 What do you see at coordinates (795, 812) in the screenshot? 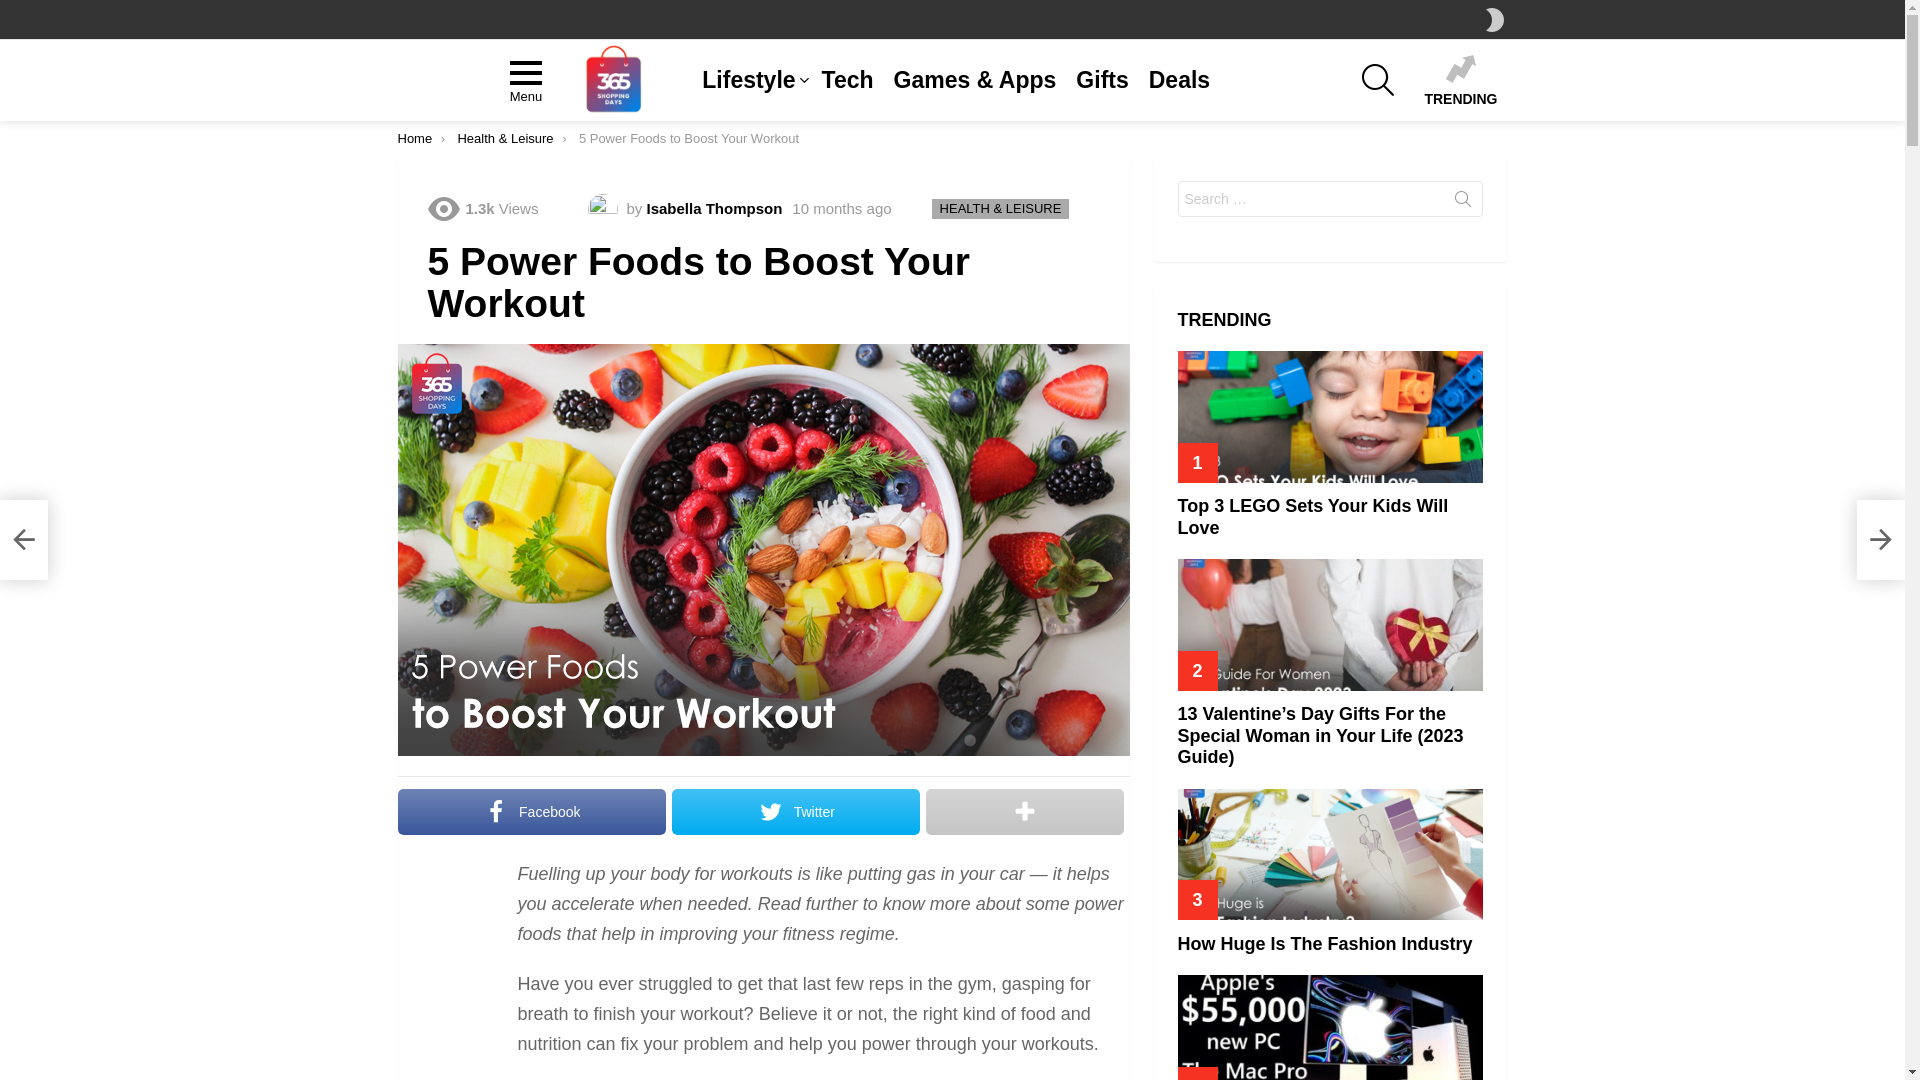
I see `'Twitter'` at bounding box center [795, 812].